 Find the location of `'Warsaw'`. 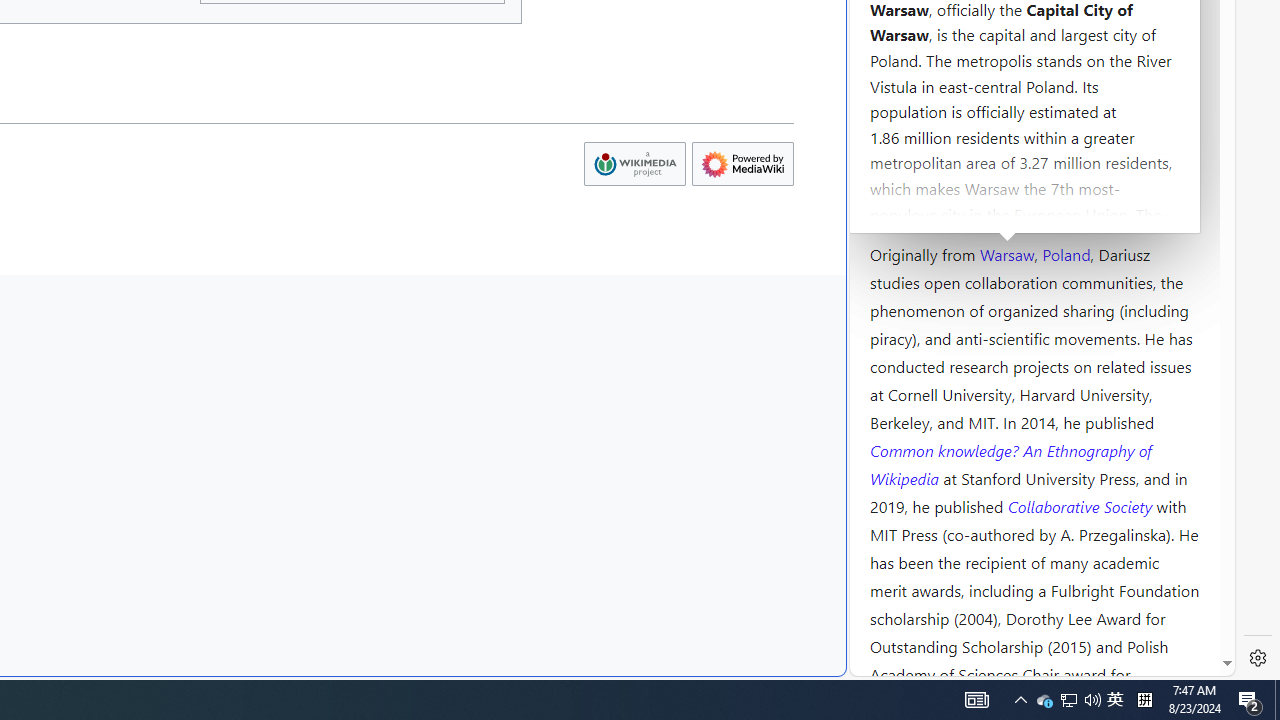

'Warsaw' is located at coordinates (1006, 252).